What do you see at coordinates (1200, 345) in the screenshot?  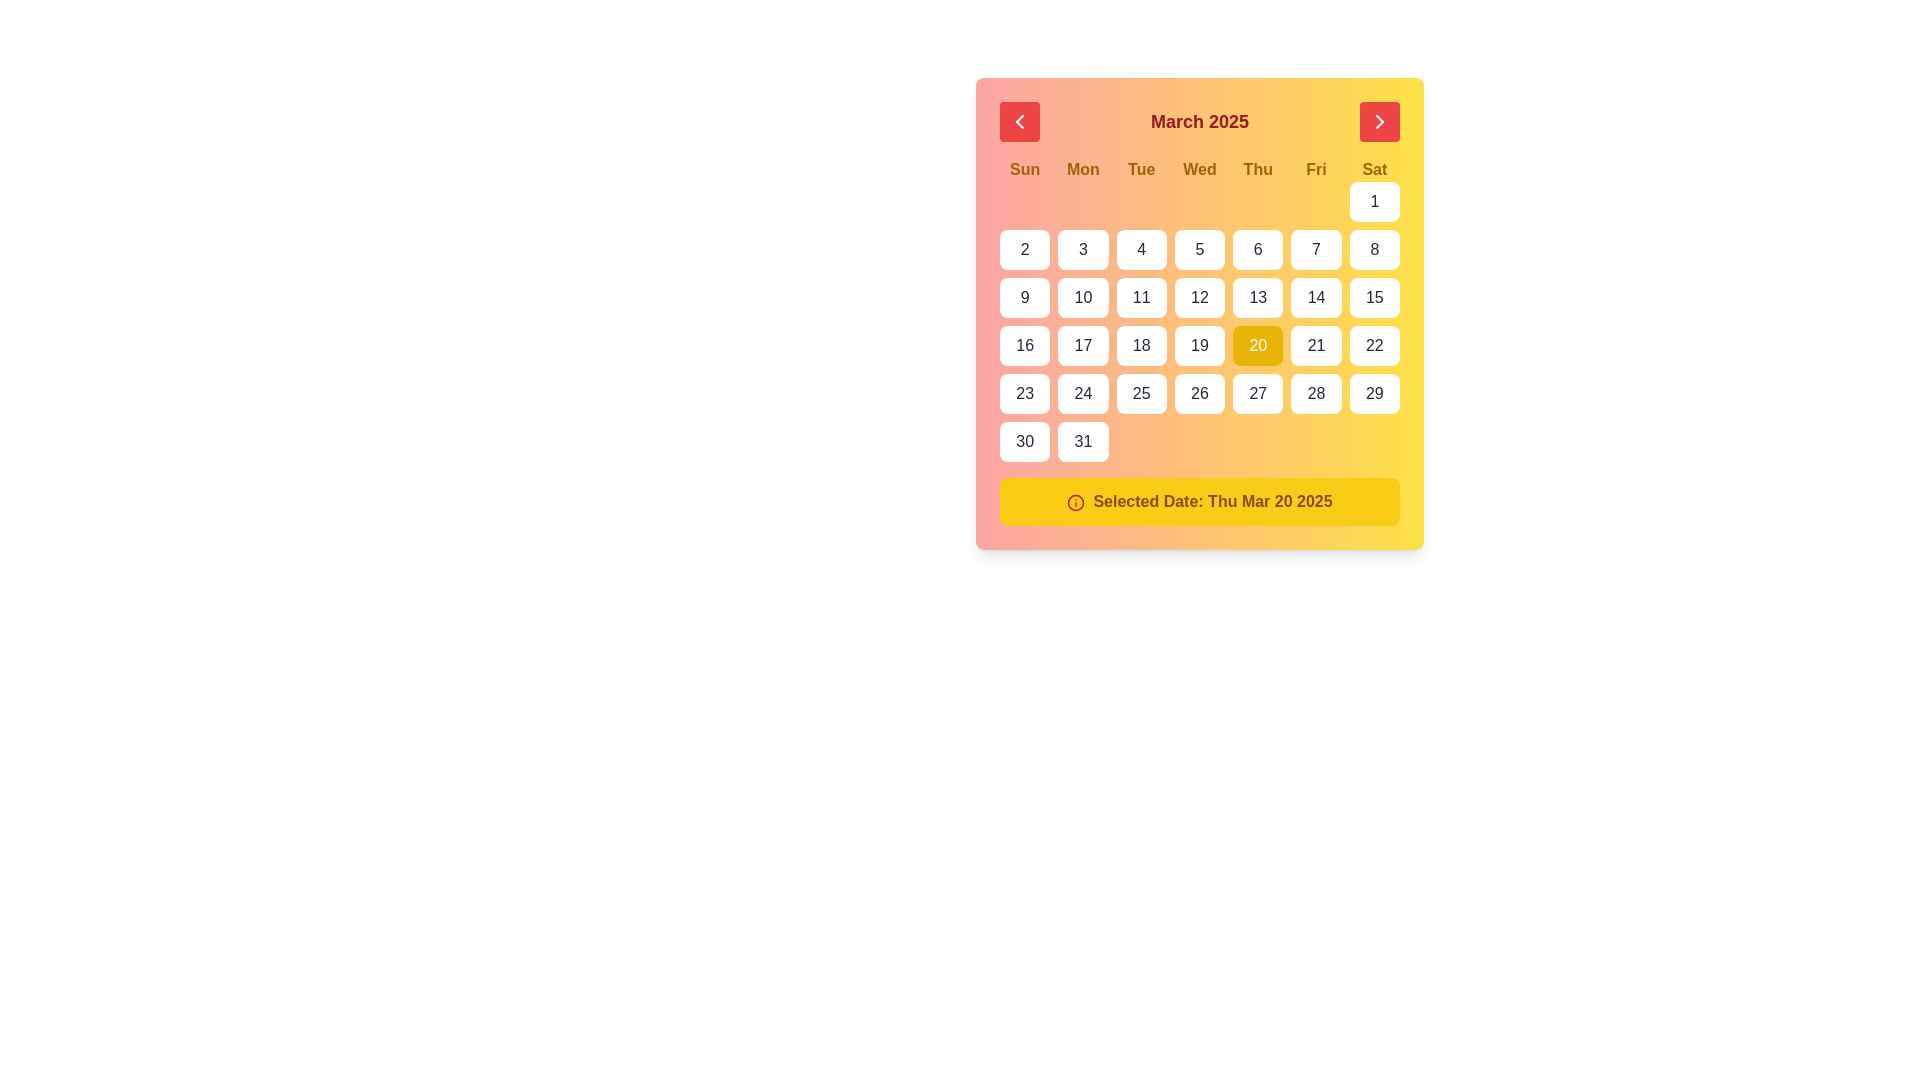 I see `the rectangular button labeled '19' with a white background and dark gray font, located in the calendar grid under 'March 2025'` at bounding box center [1200, 345].